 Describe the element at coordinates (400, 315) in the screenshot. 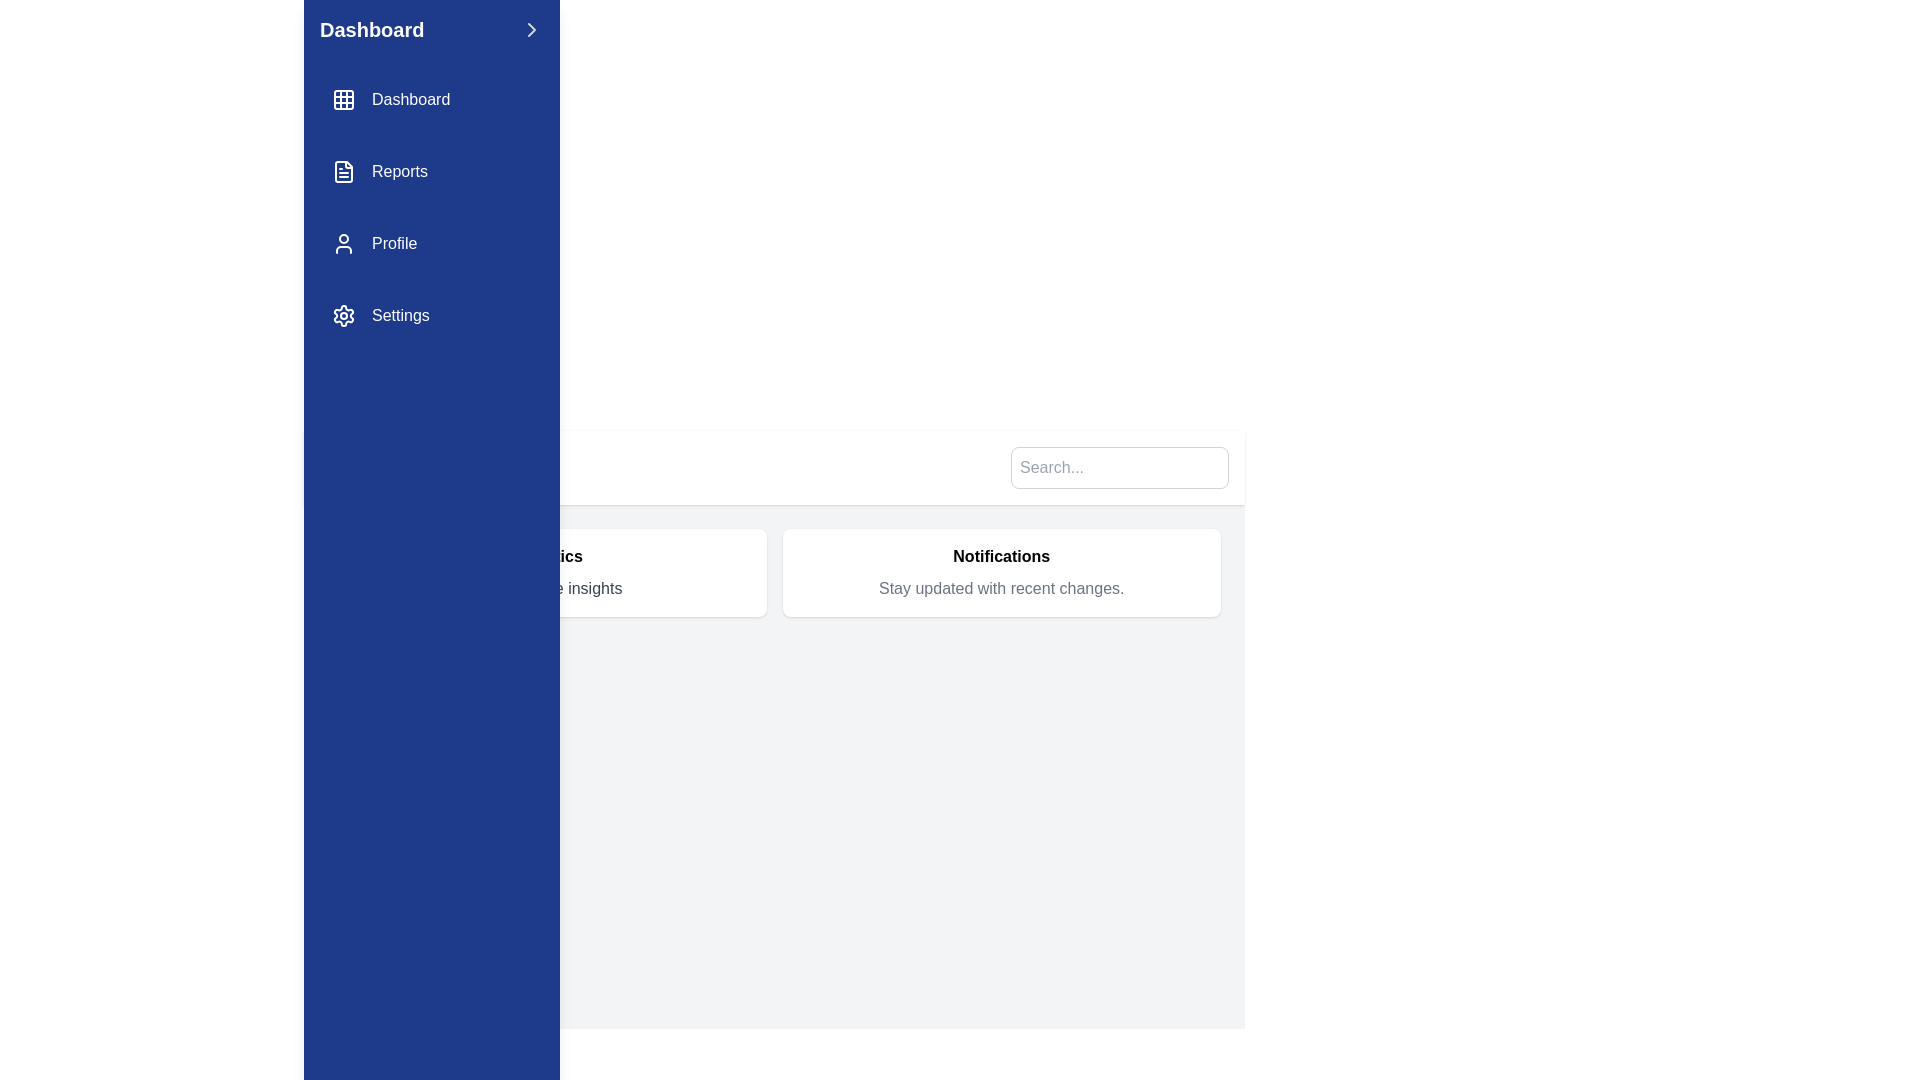

I see `the 'Settings' text label, which is styled in white against a dark blue background and located as the fourth item in the vertical navigation menu` at that location.